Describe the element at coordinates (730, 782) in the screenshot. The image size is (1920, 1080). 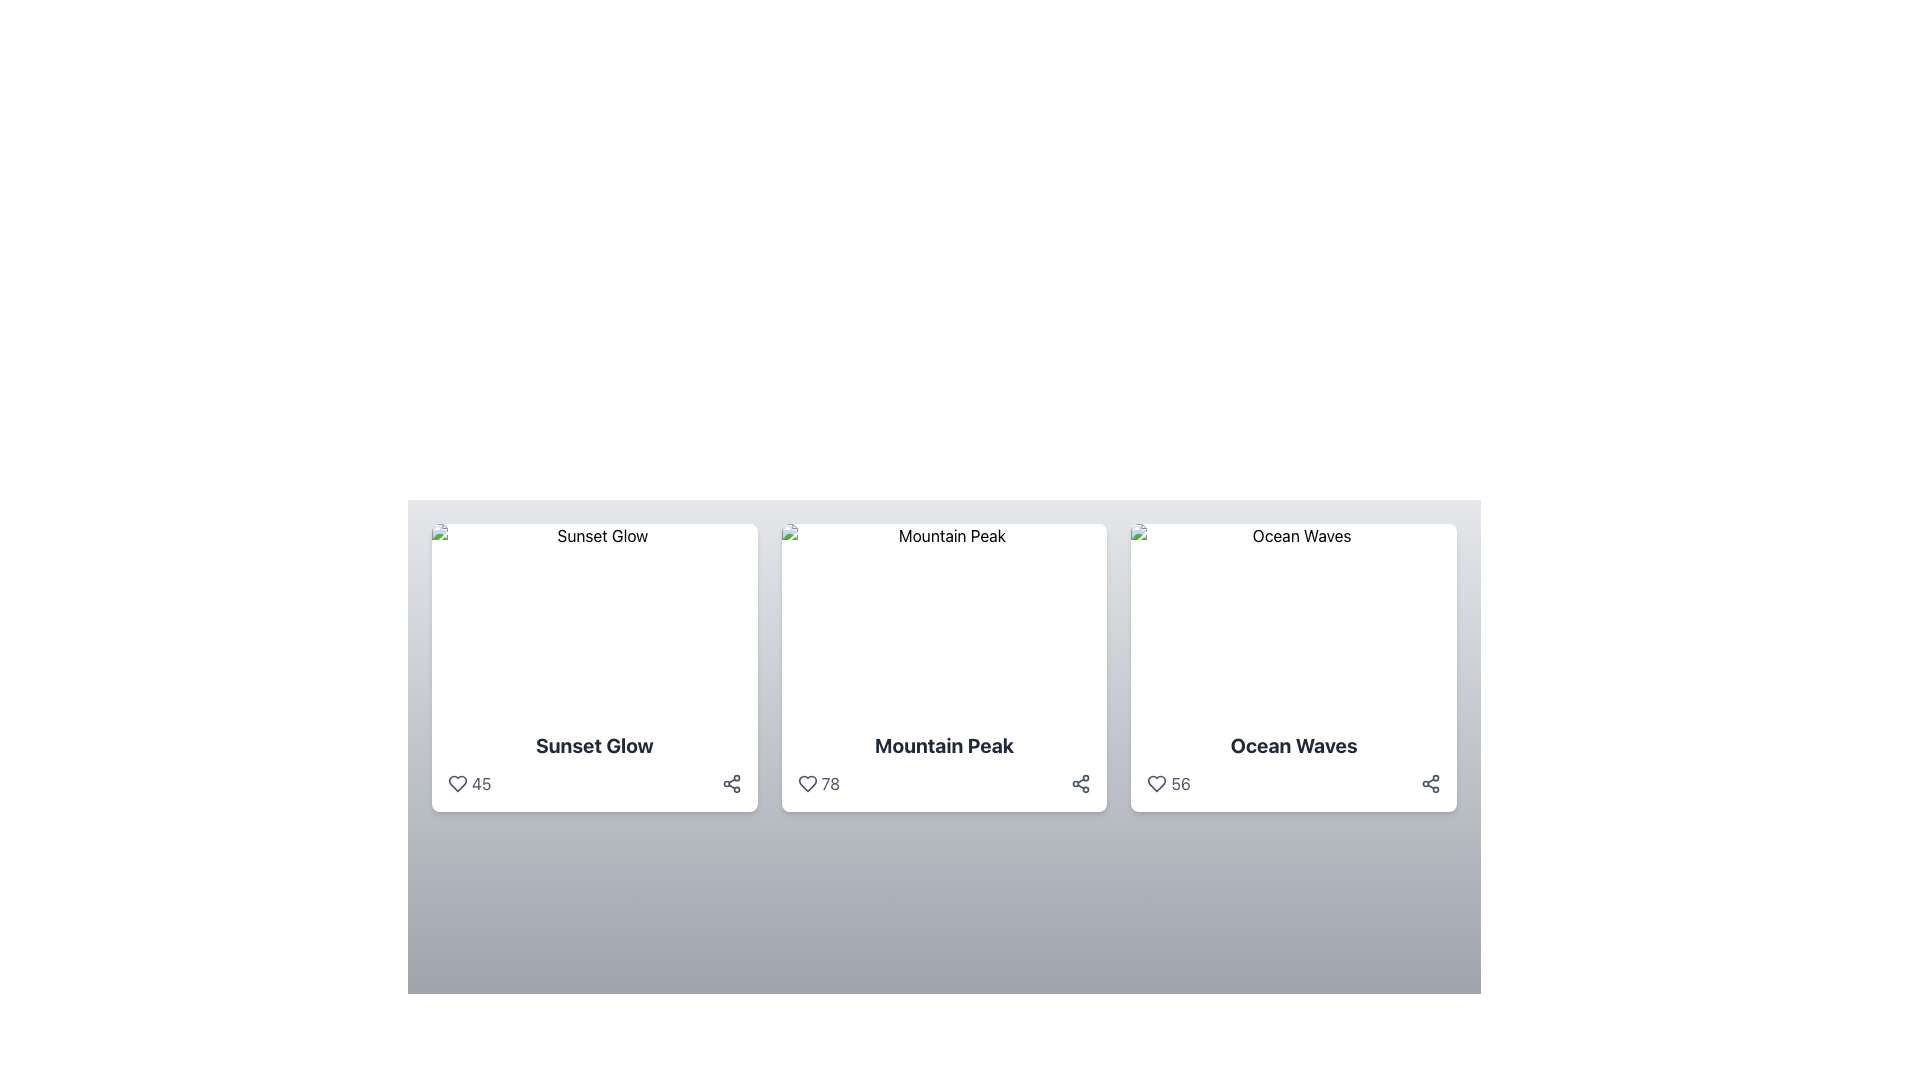
I see `the share icon button located in the bottom-right corner of the 'Sunset Glow' card` at that location.